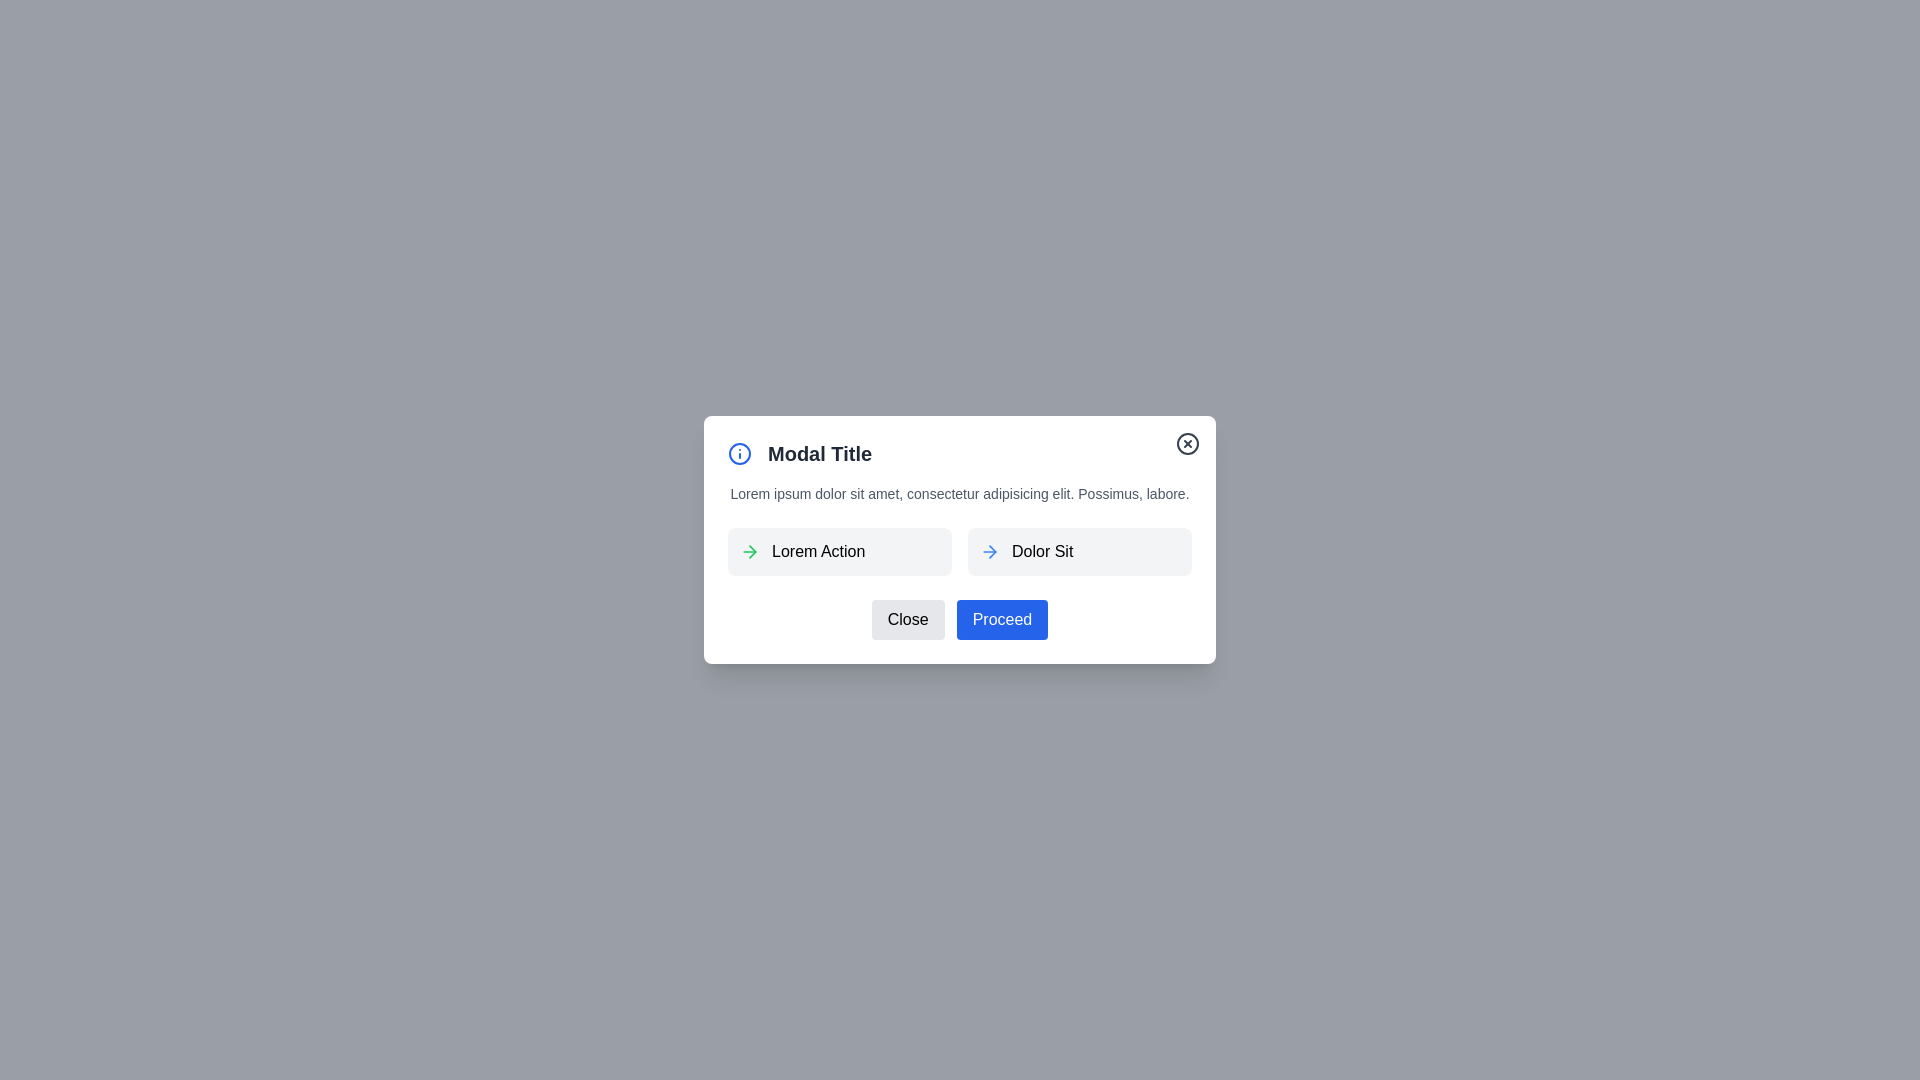  What do you see at coordinates (1041, 551) in the screenshot?
I see `the text label 'Dolor Sit' within the modal dialog box` at bounding box center [1041, 551].